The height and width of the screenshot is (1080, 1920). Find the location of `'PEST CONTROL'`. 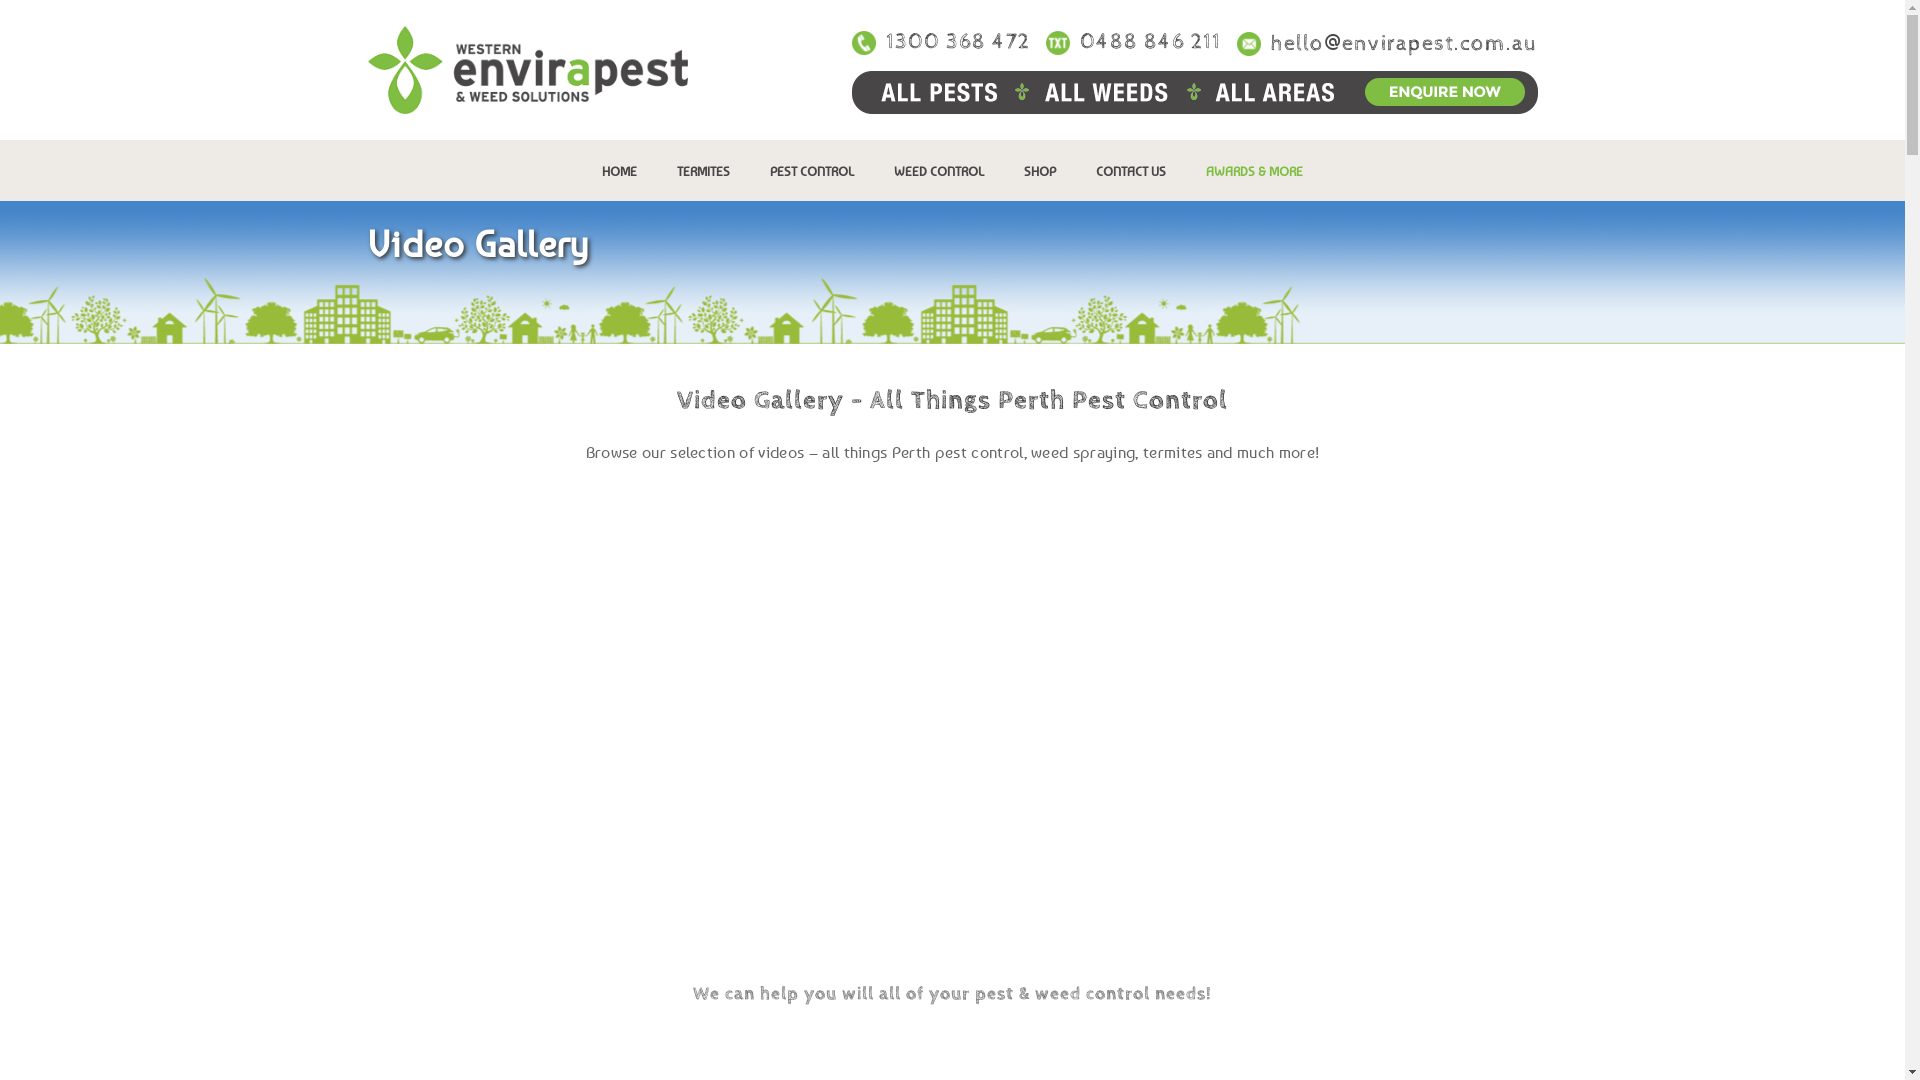

'PEST CONTROL' is located at coordinates (768, 169).